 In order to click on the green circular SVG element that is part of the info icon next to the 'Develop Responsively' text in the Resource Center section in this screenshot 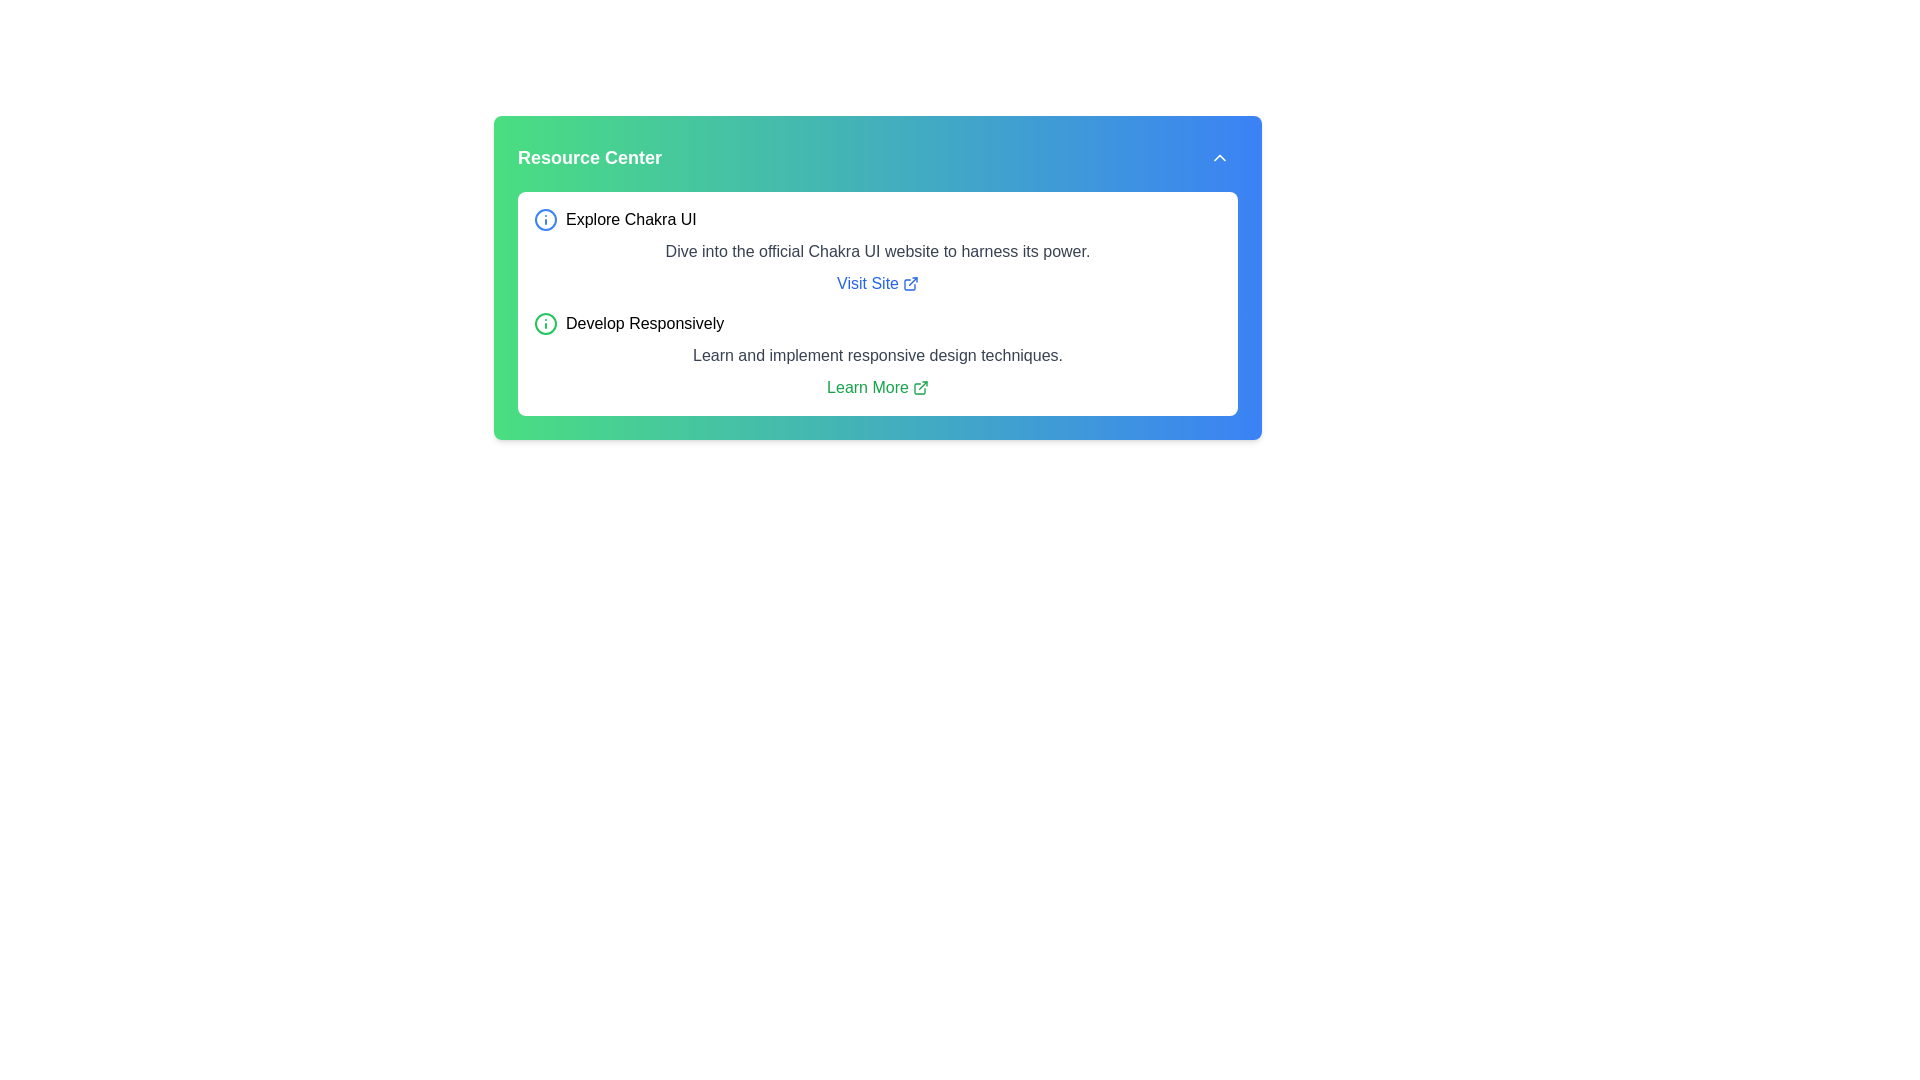, I will do `click(546, 323)`.